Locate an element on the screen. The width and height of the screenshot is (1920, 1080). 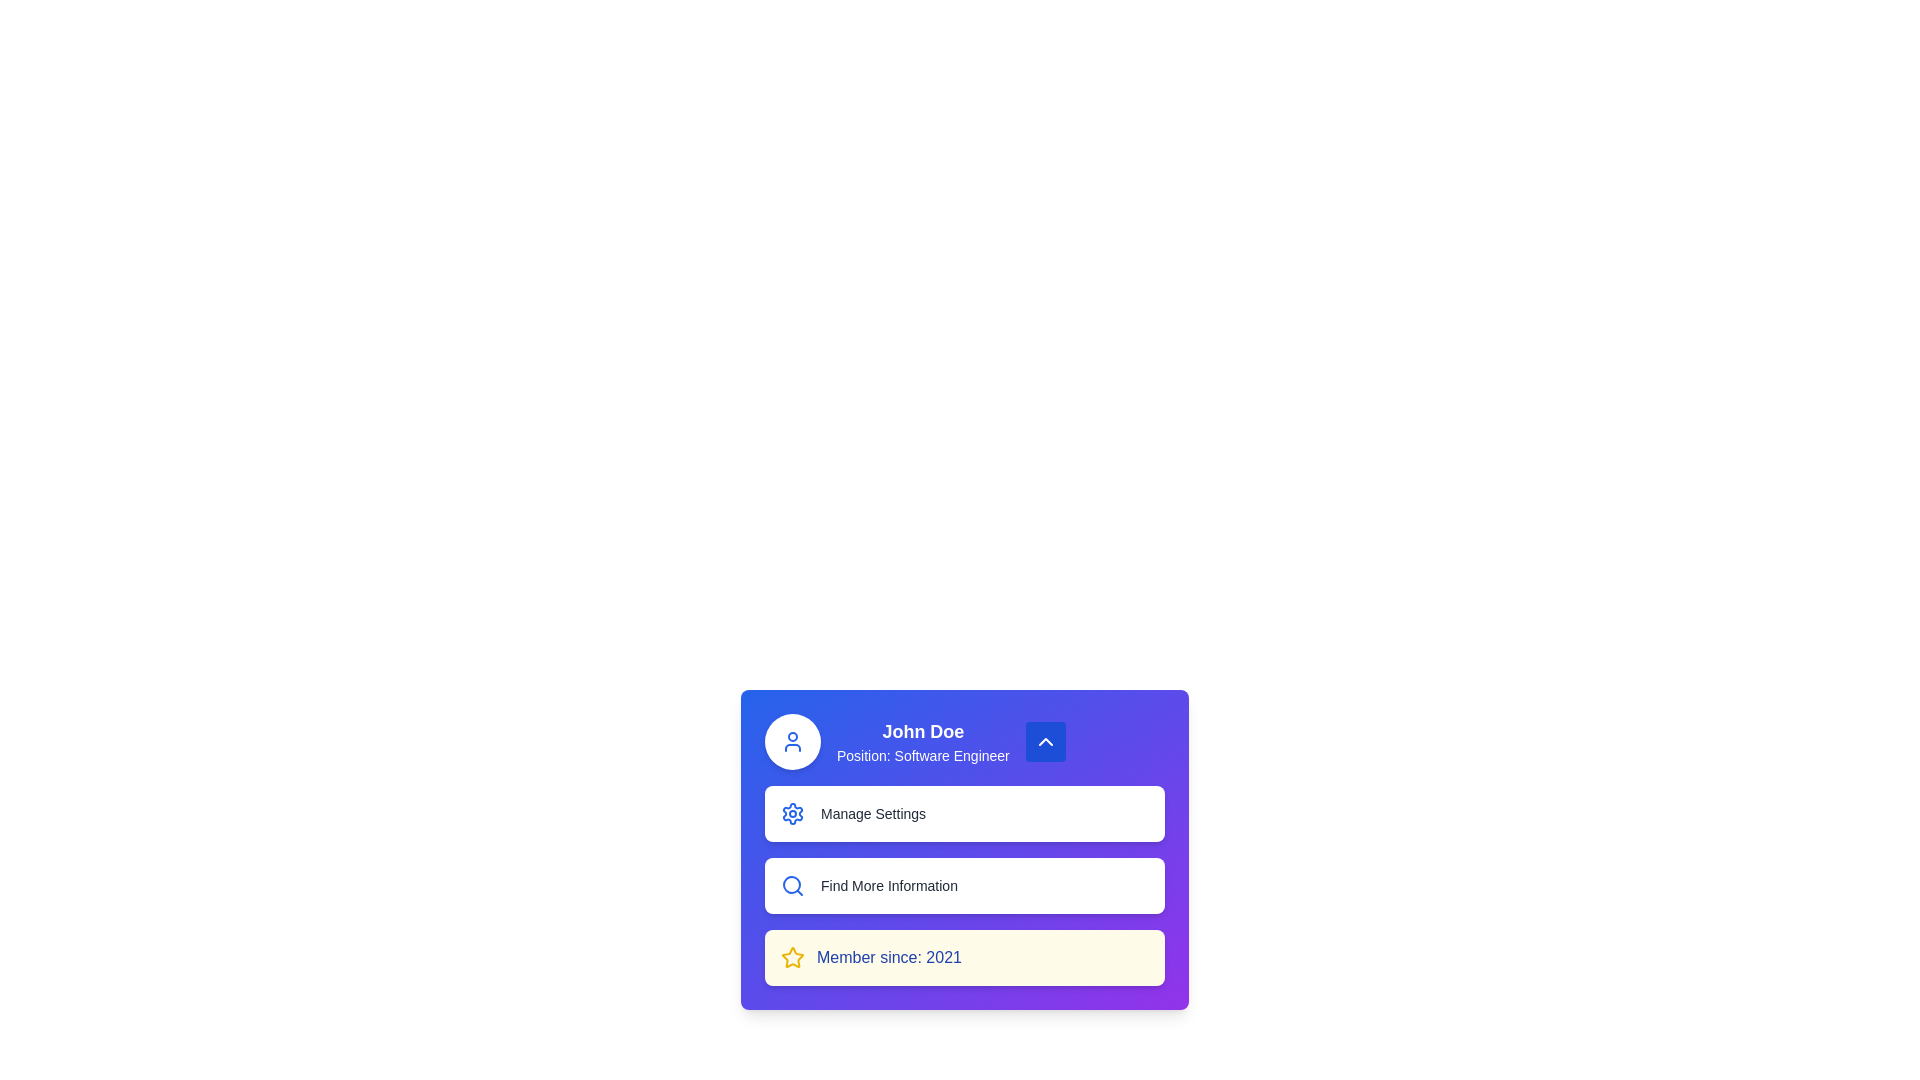
the Avatar or Icon representation located at the far left of the user information card is located at coordinates (791, 741).